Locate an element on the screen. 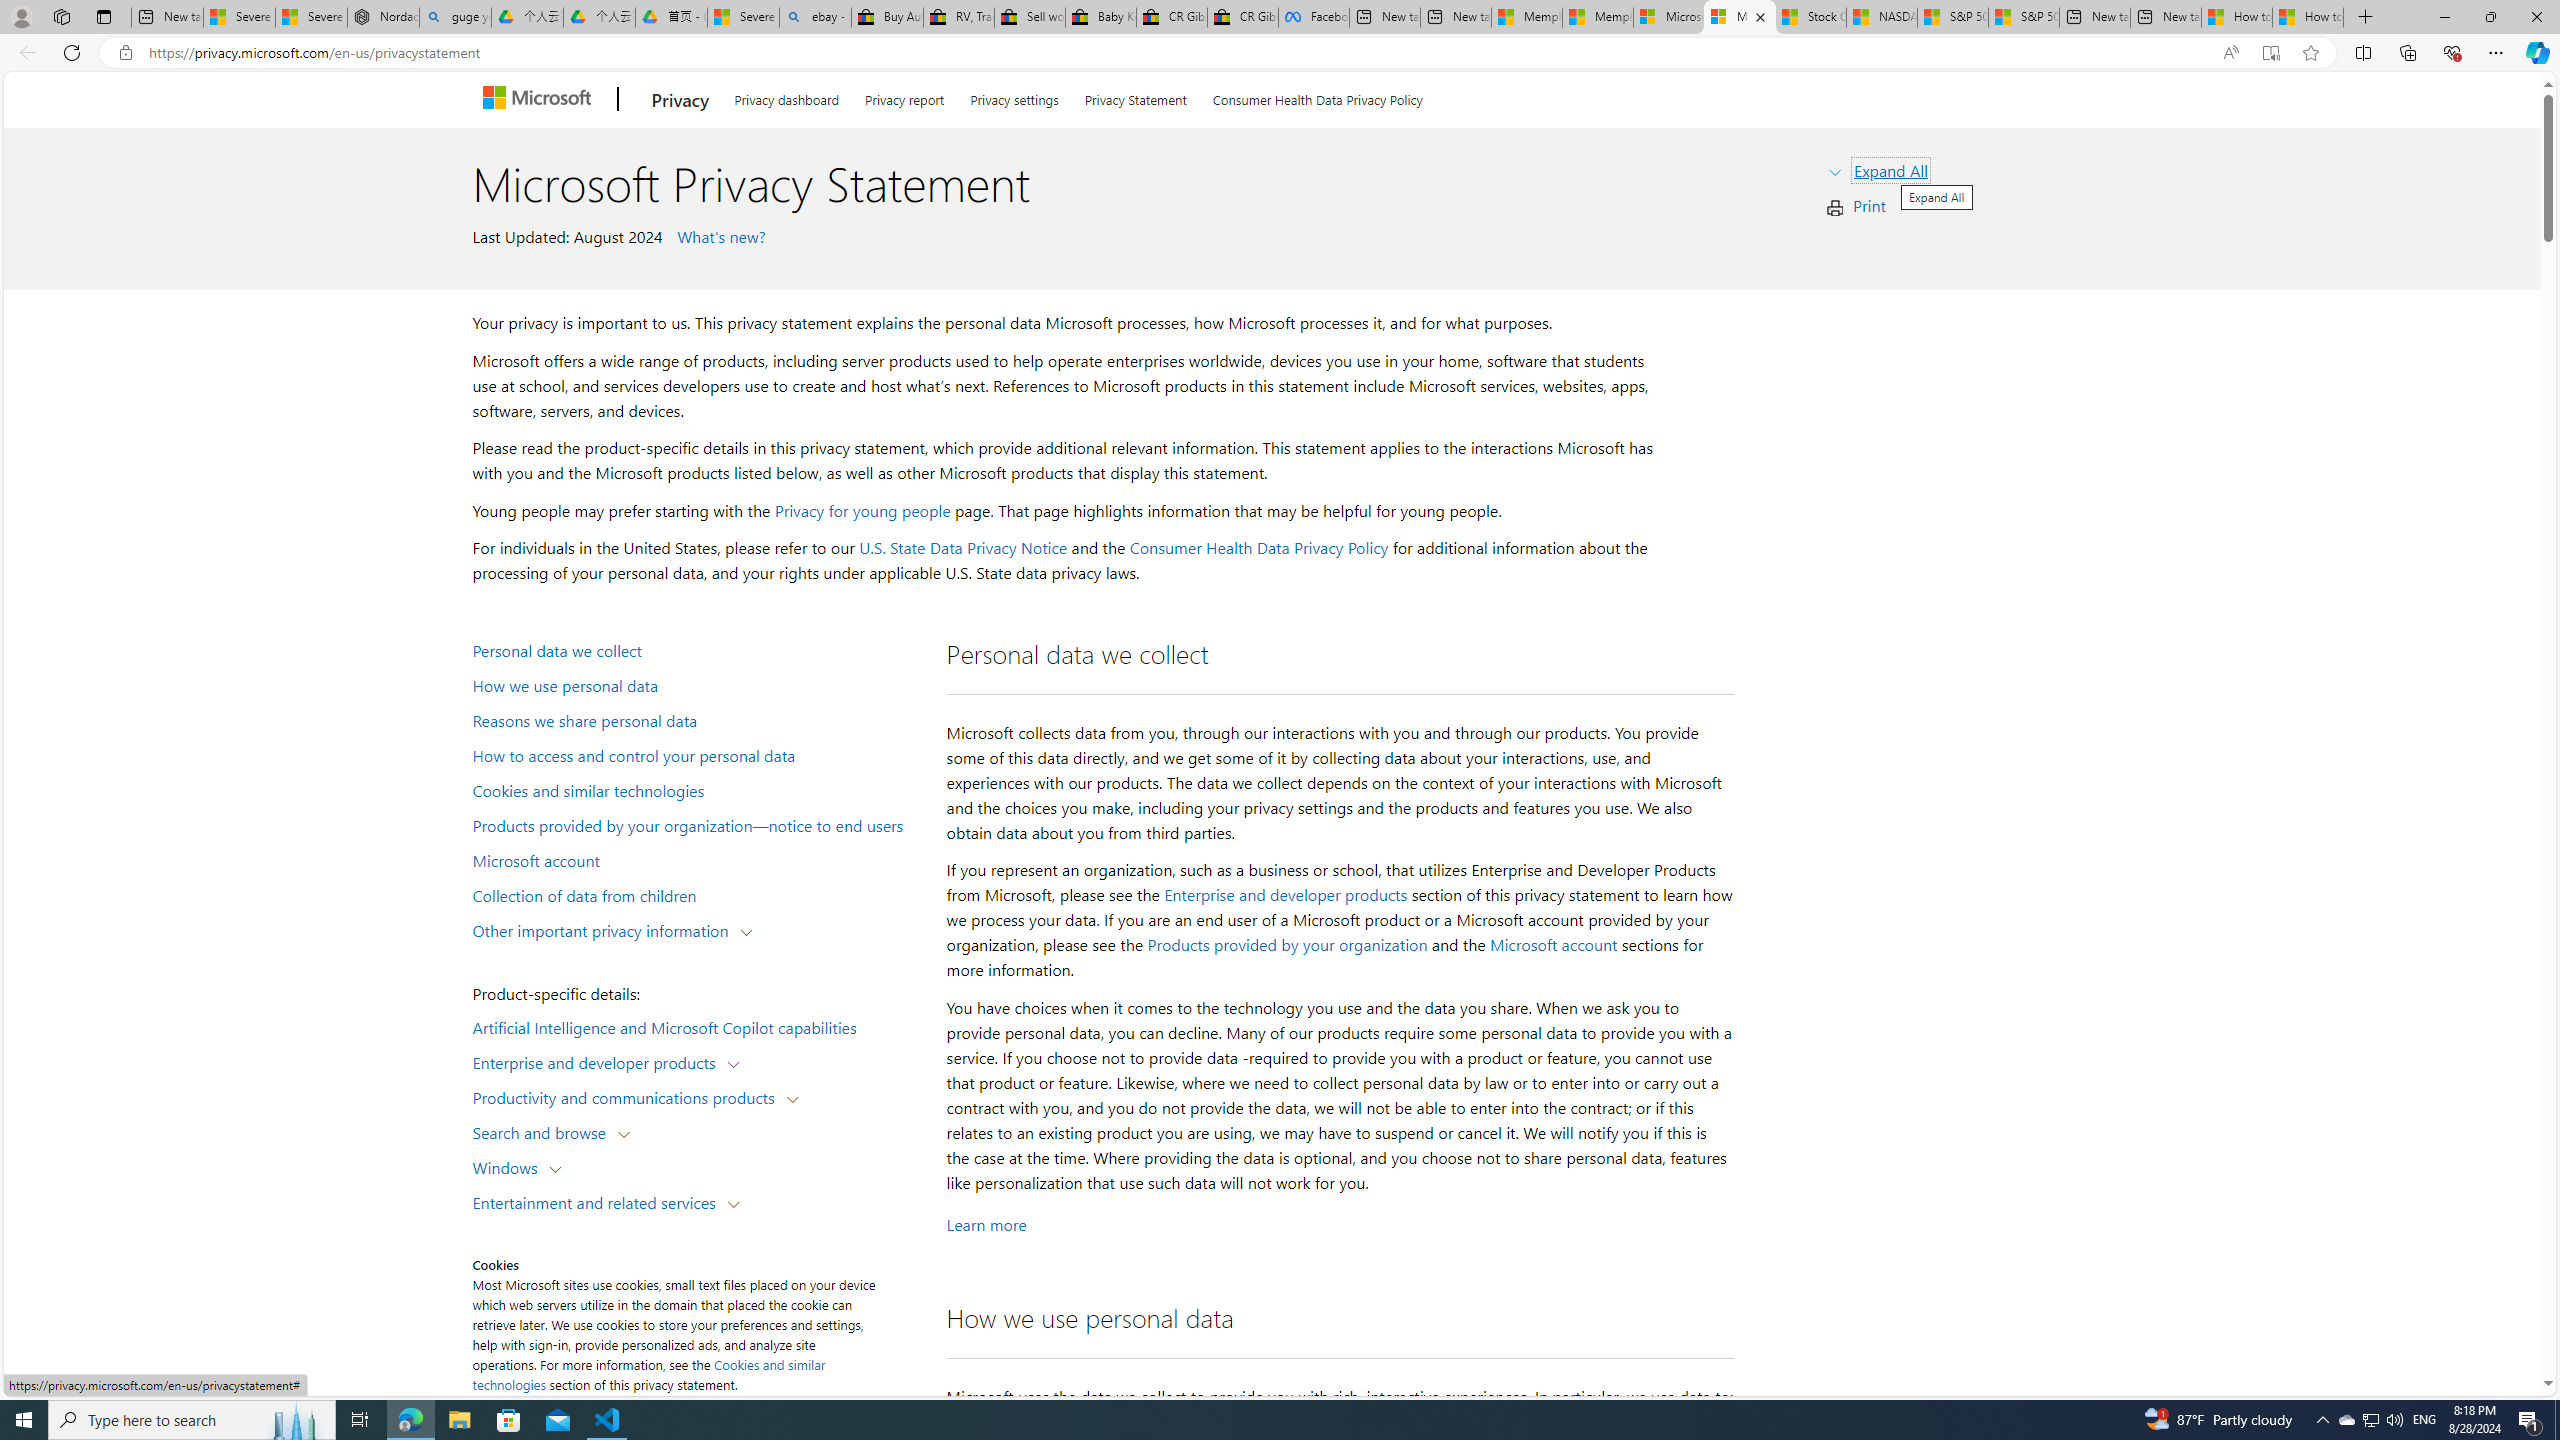  'Entertainment and related services' is located at coordinates (599, 1200).